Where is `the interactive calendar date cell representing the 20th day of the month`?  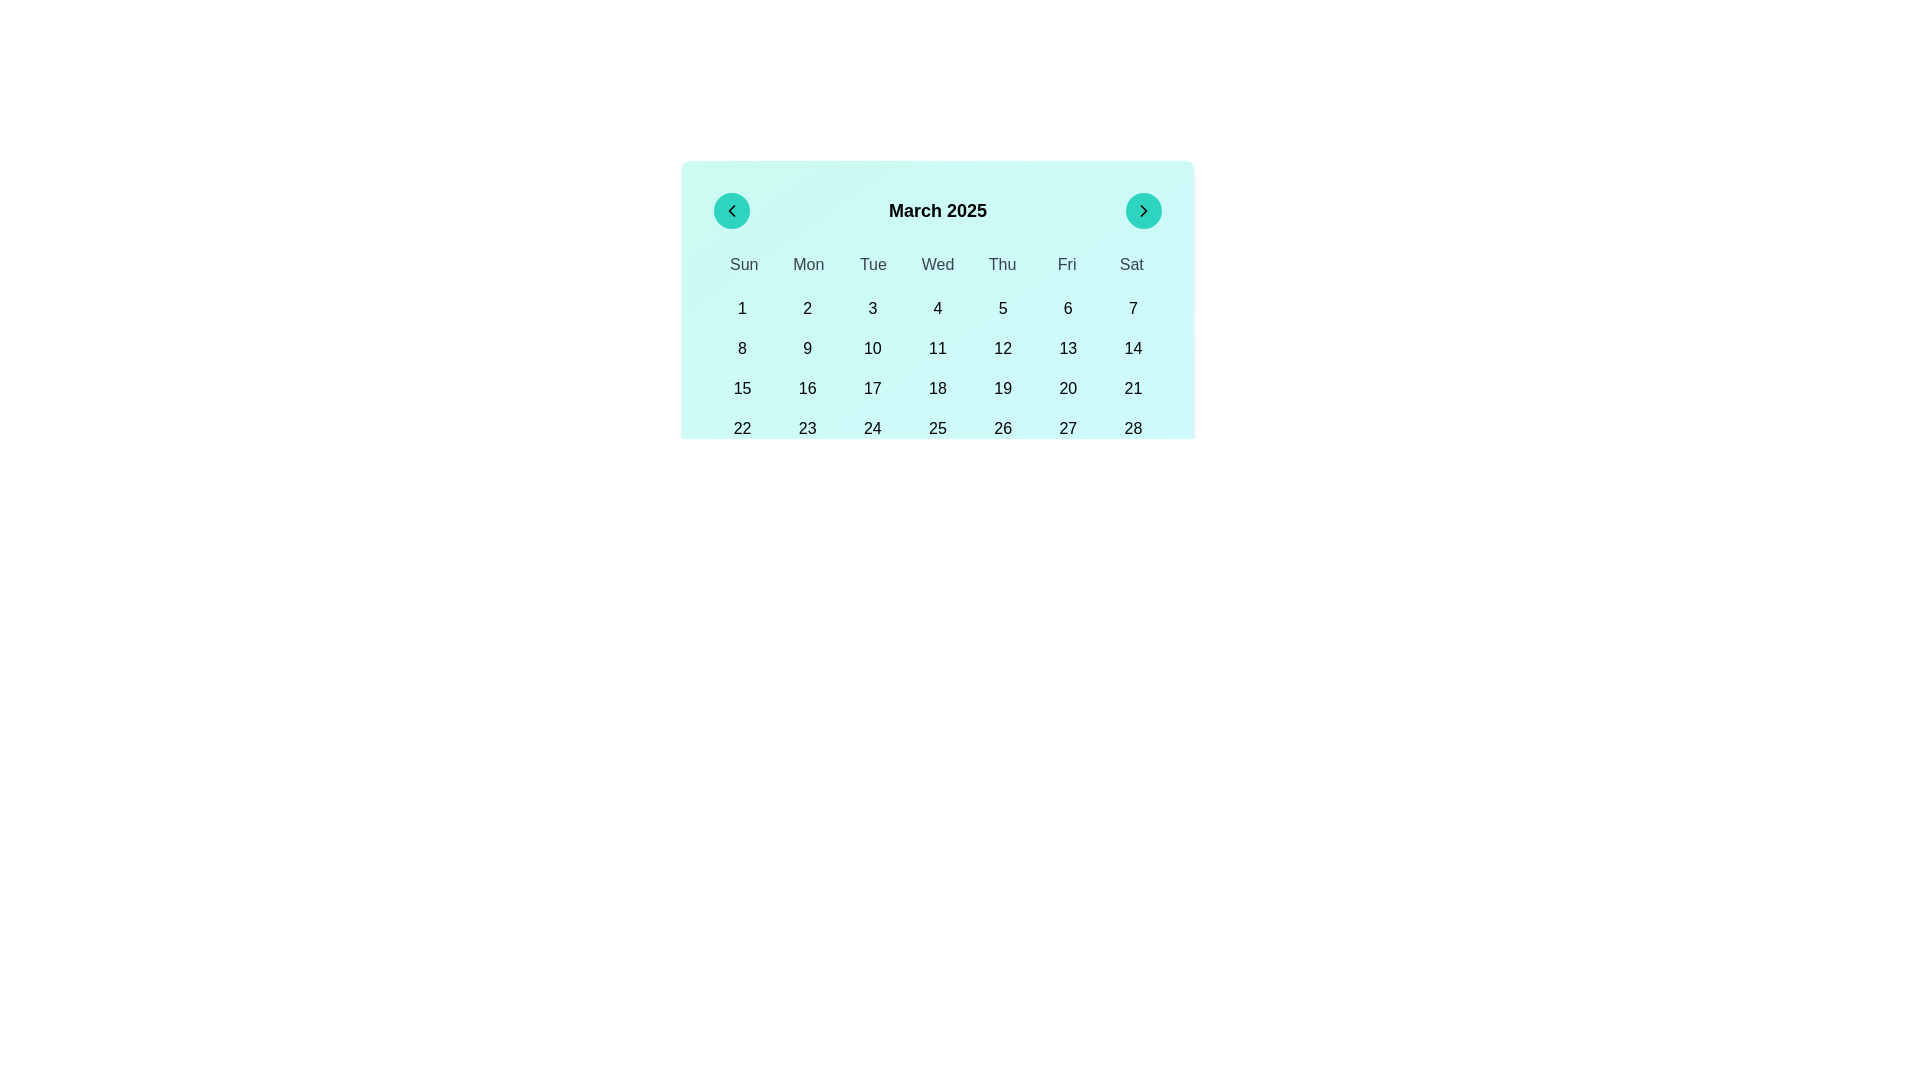 the interactive calendar date cell representing the 20th day of the month is located at coordinates (1067, 389).